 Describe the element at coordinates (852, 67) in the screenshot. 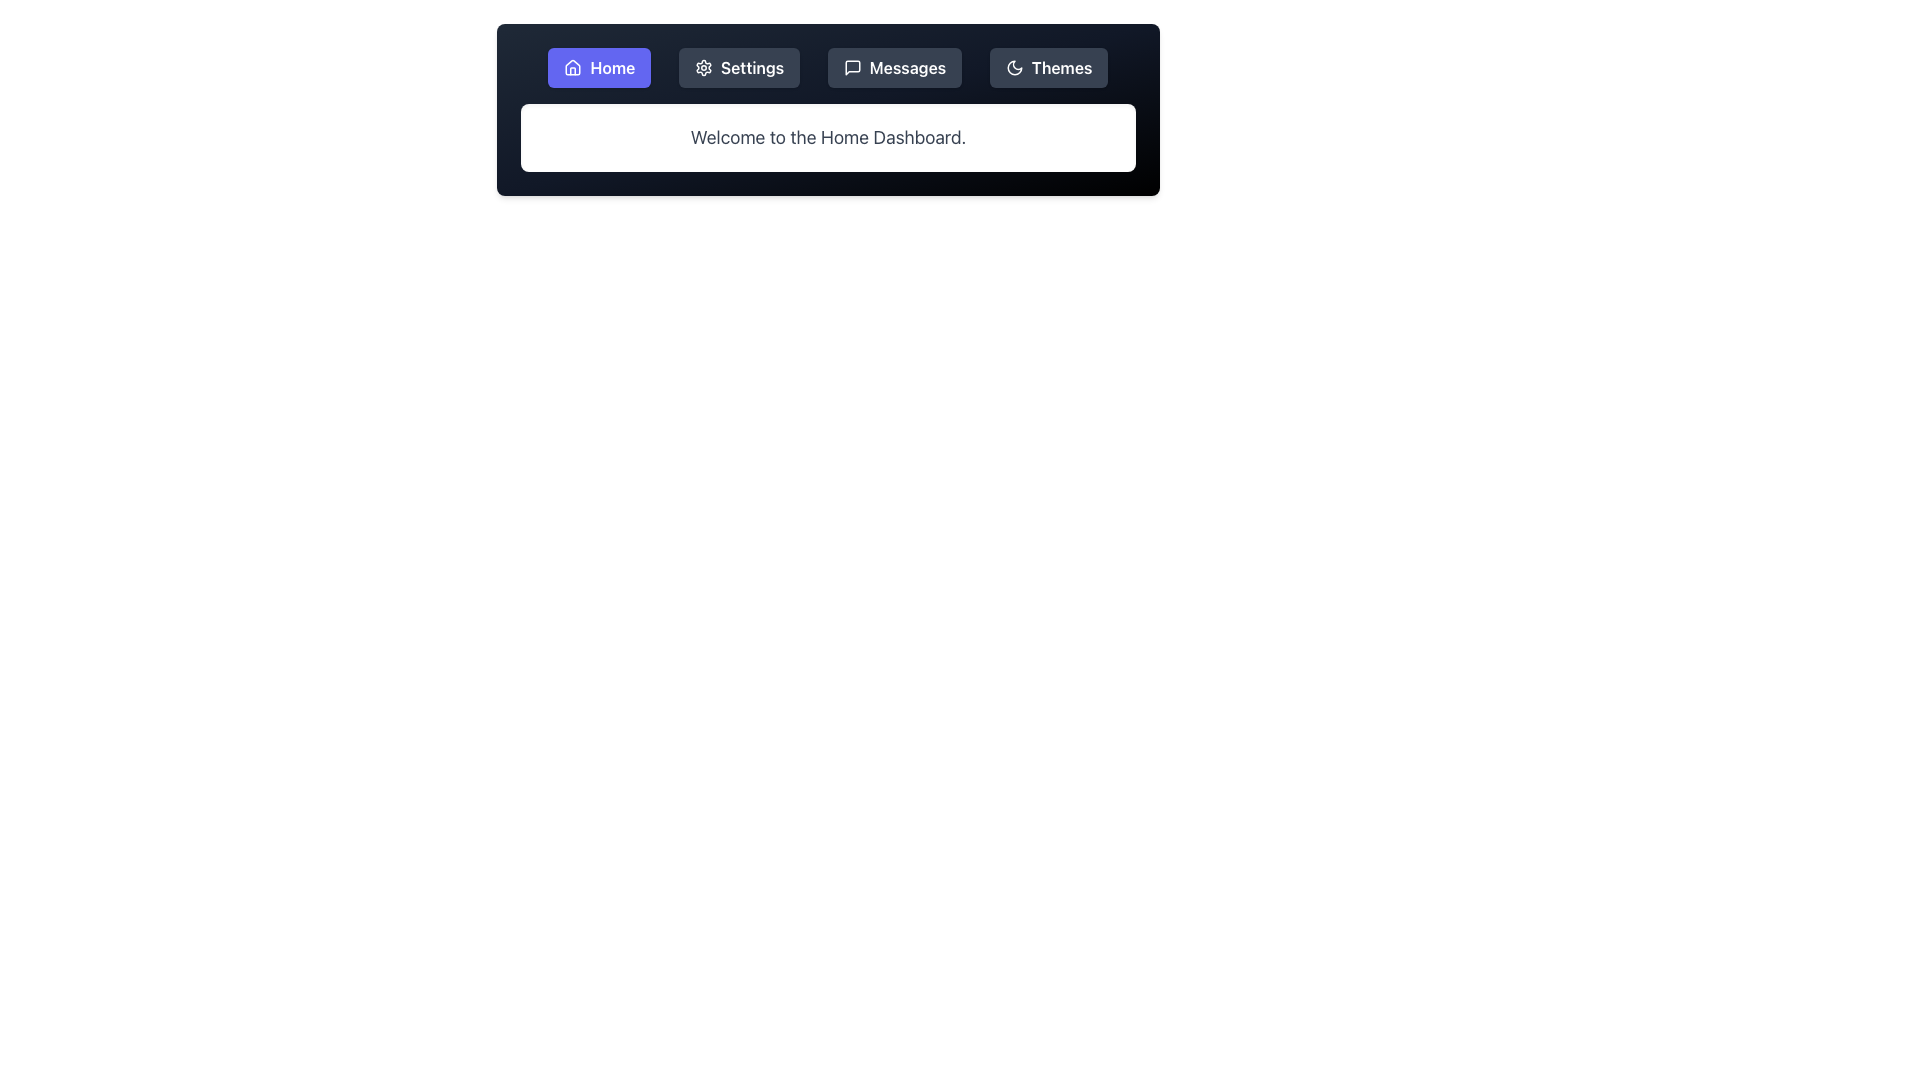

I see `the Messages icon in the navigation bar` at that location.